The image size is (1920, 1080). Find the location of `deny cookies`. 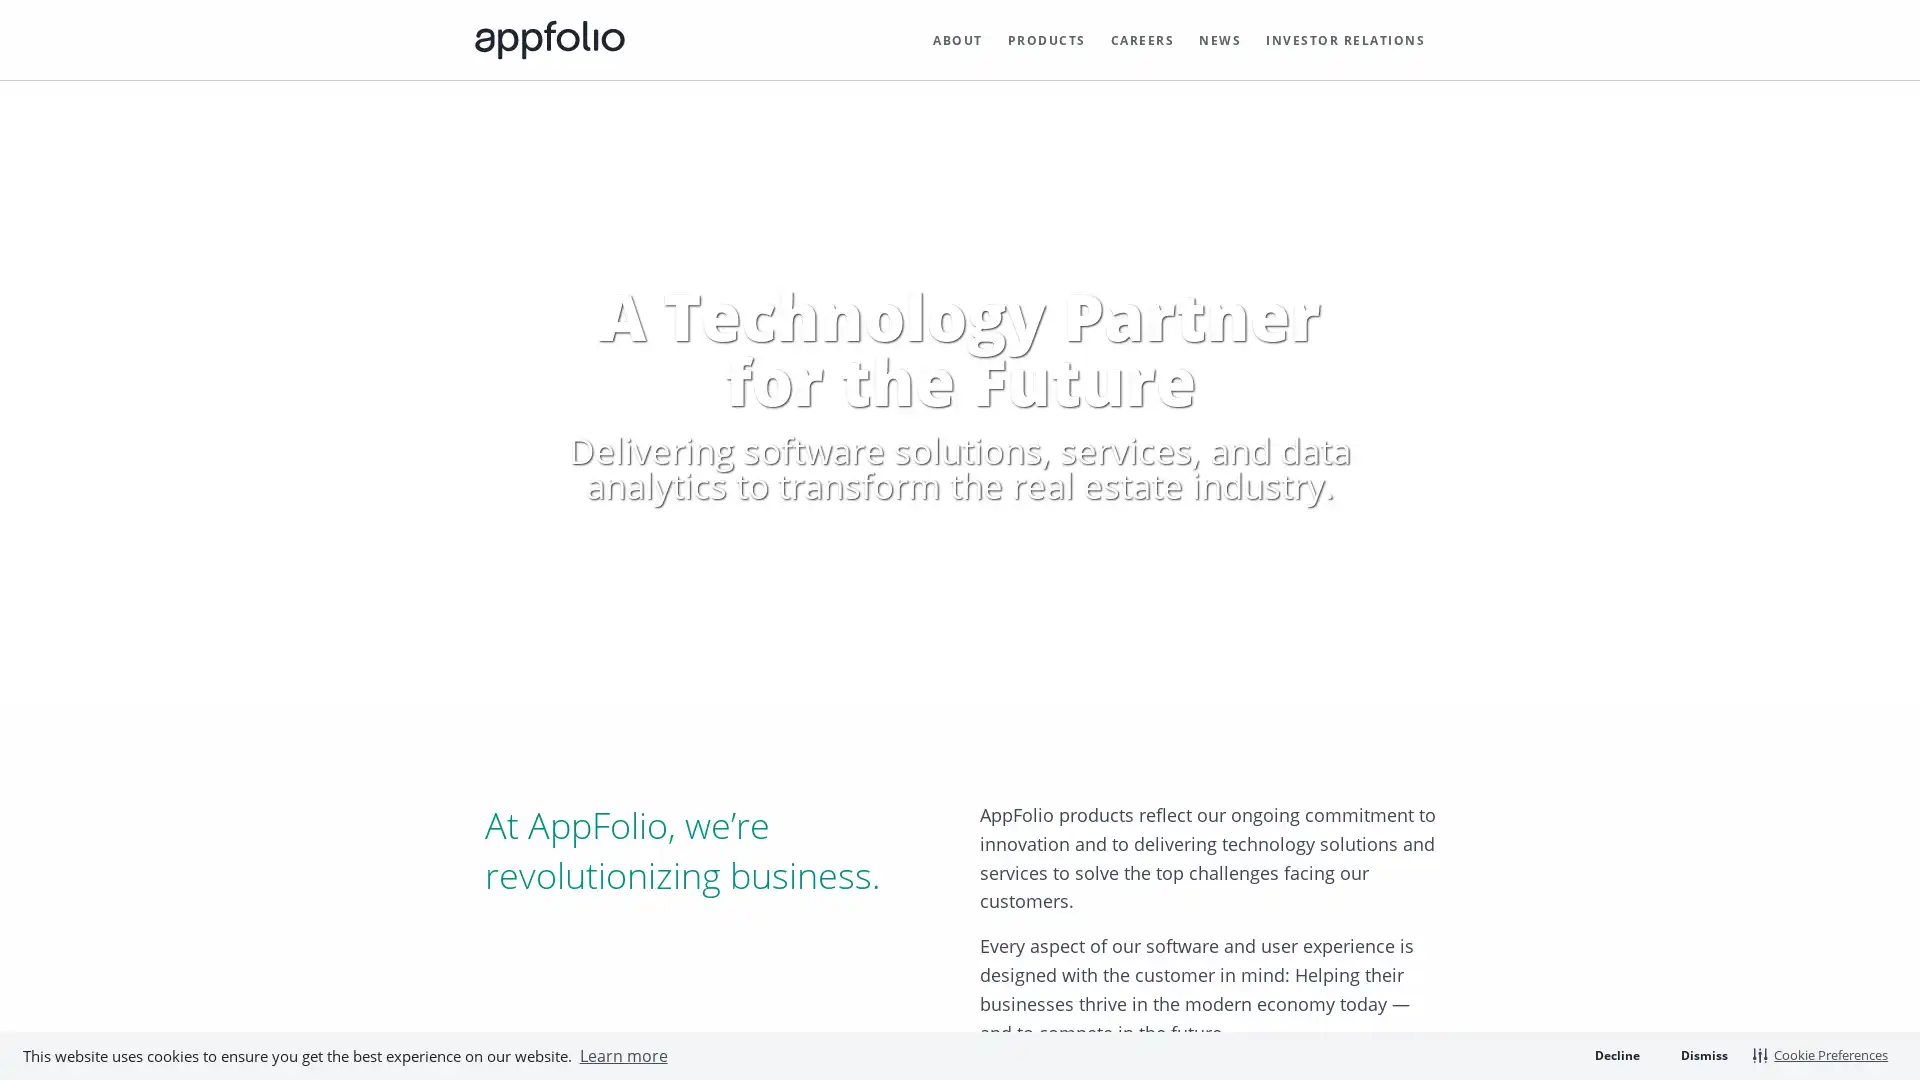

deny cookies is located at coordinates (1617, 1054).